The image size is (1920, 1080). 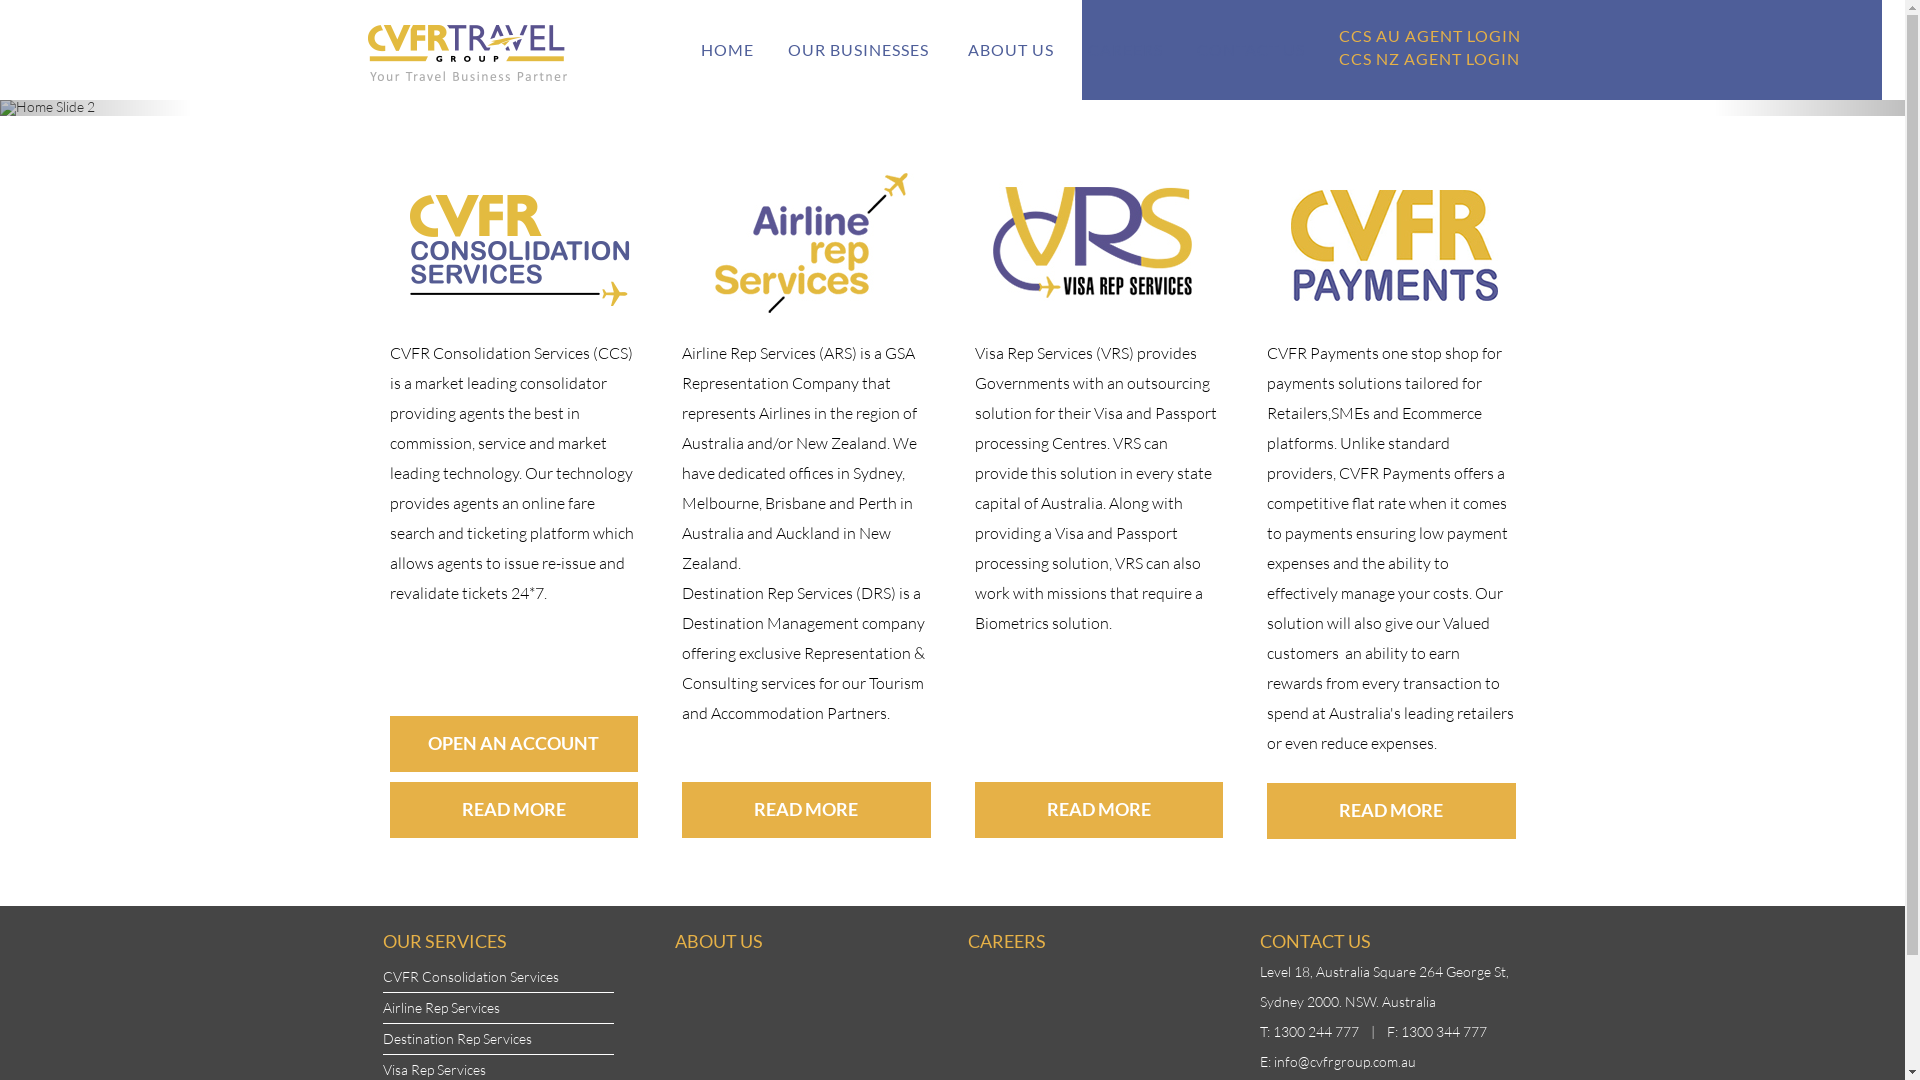 What do you see at coordinates (514, 744) in the screenshot?
I see `'OPEN AN ACCOUNT'` at bounding box center [514, 744].